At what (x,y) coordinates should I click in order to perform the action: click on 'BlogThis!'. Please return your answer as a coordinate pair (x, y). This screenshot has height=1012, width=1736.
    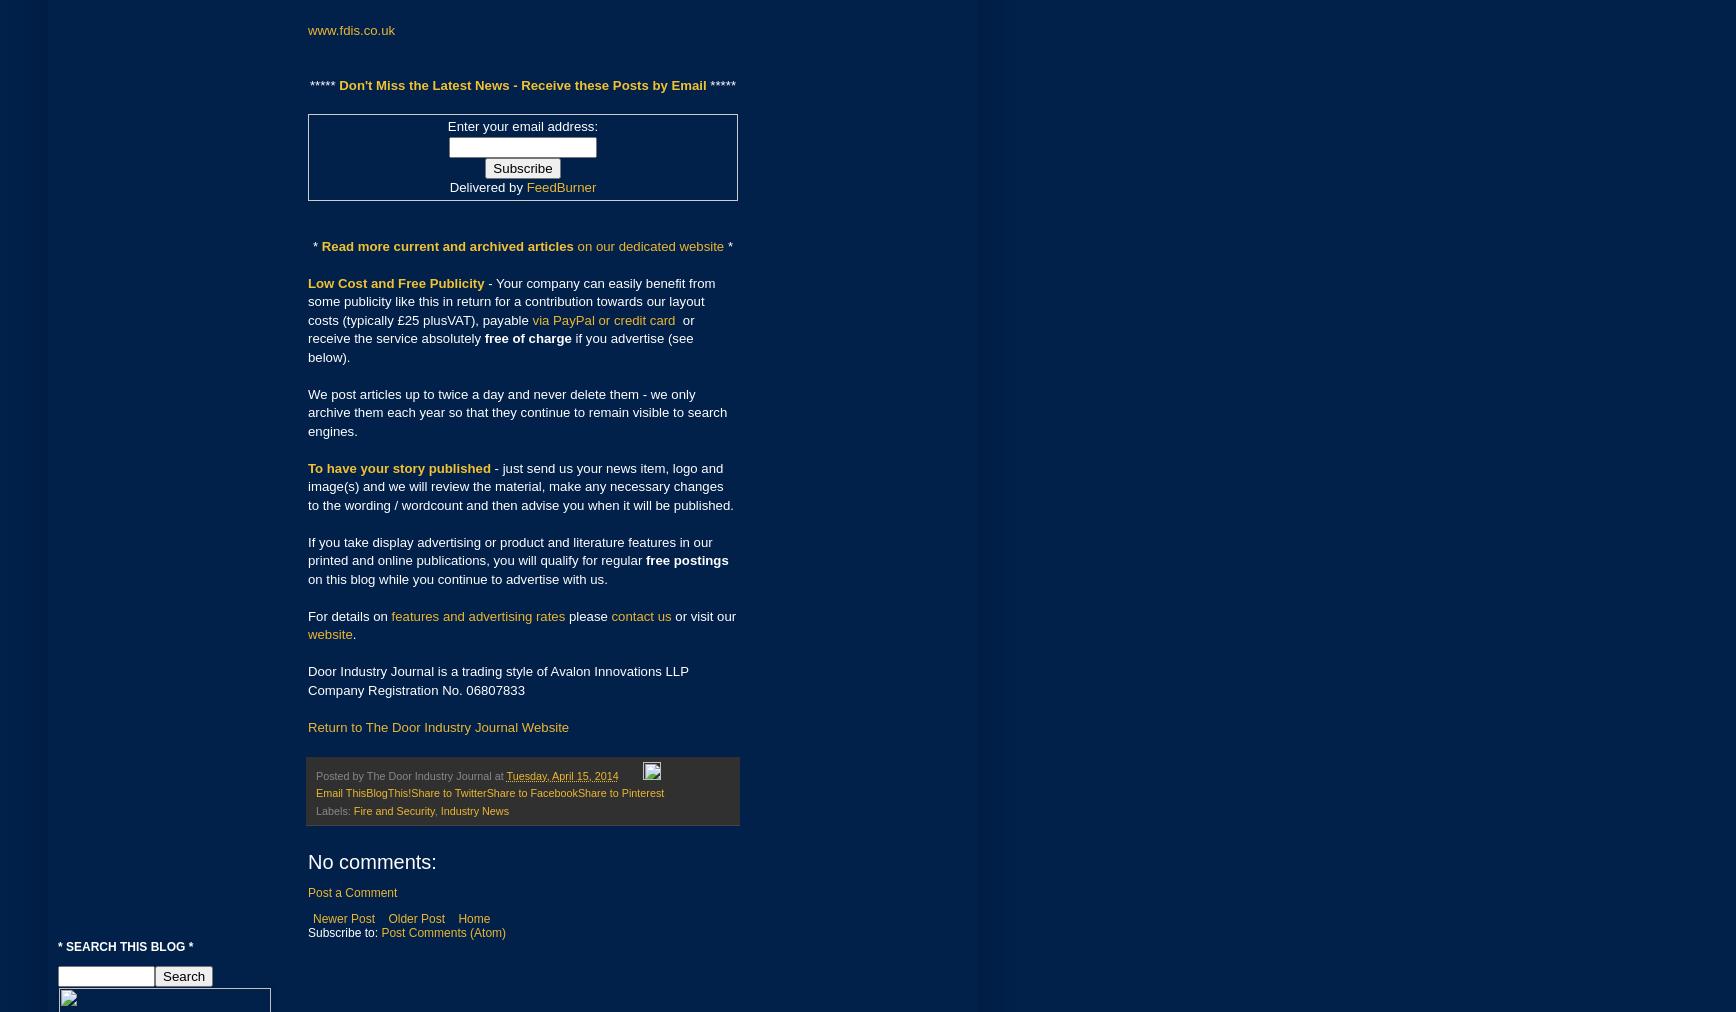
    Looking at the image, I should click on (388, 792).